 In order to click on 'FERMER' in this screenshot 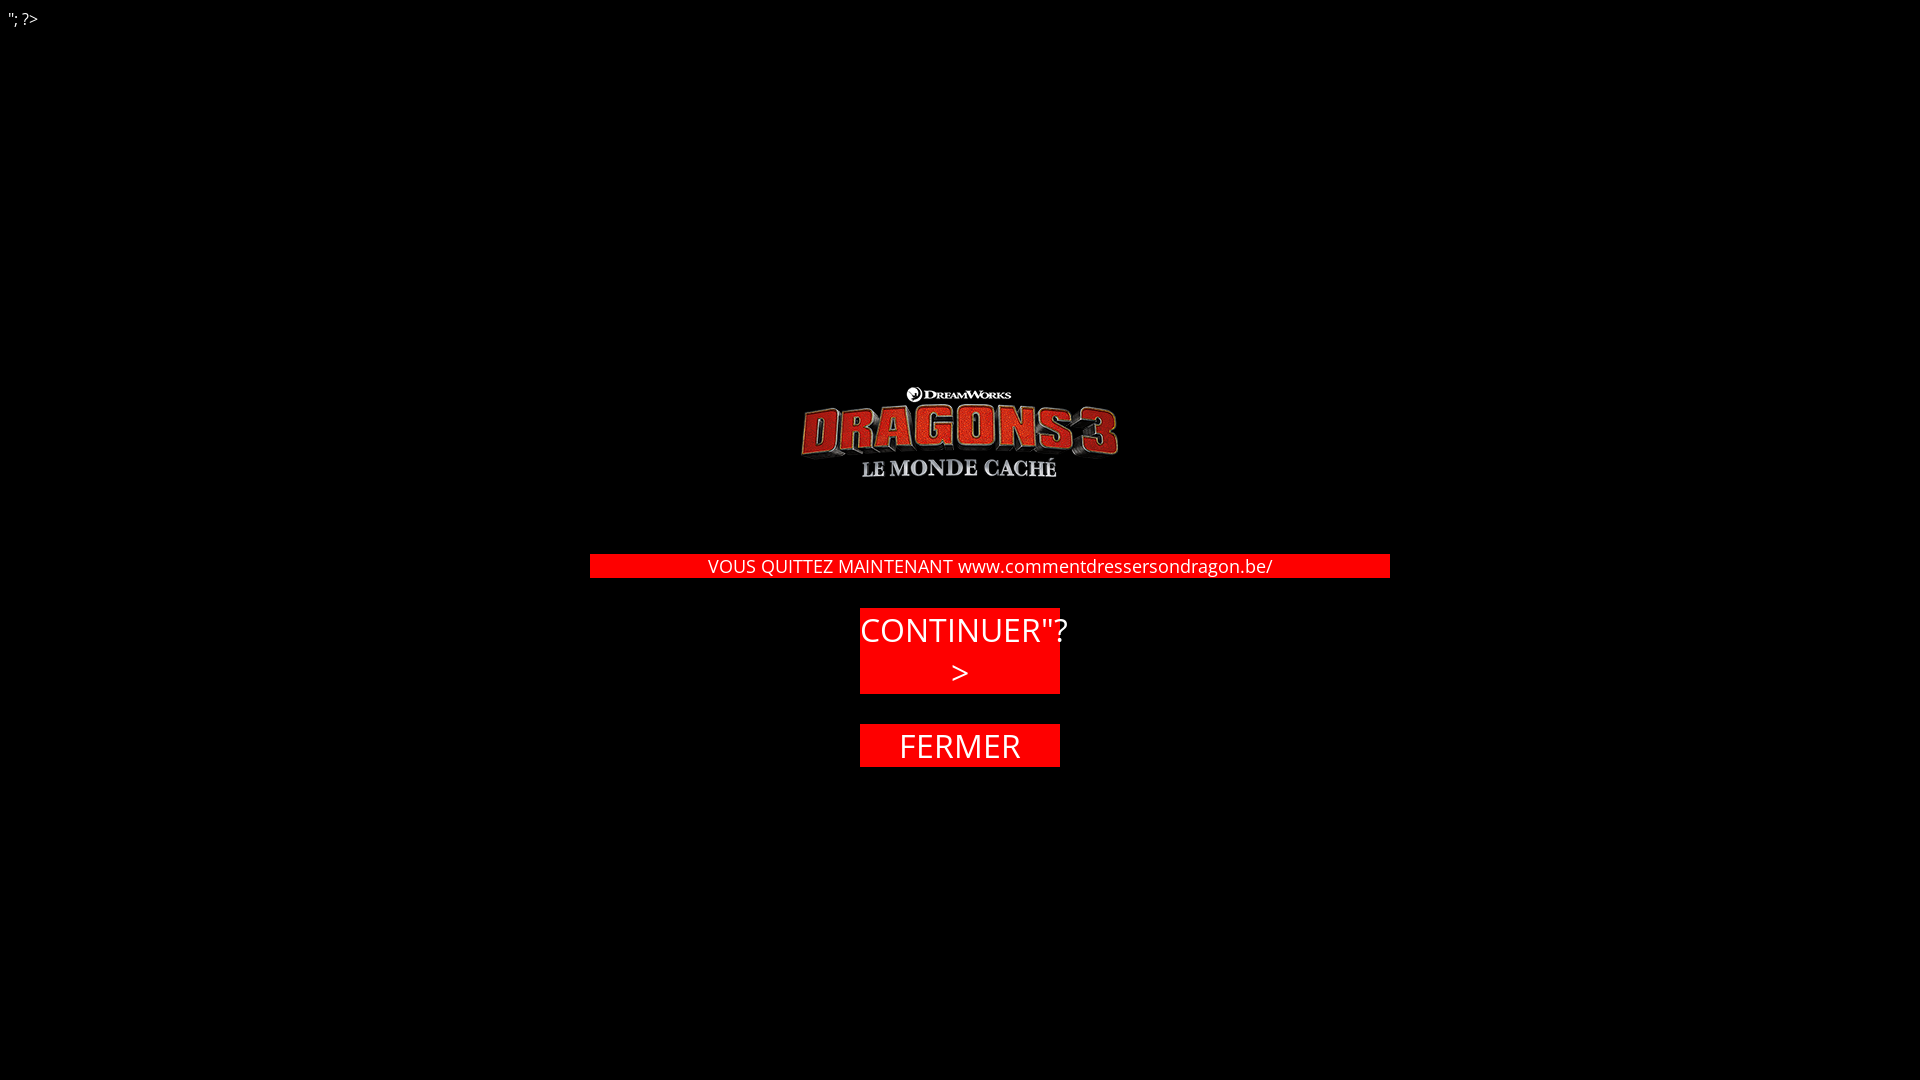, I will do `click(960, 745)`.